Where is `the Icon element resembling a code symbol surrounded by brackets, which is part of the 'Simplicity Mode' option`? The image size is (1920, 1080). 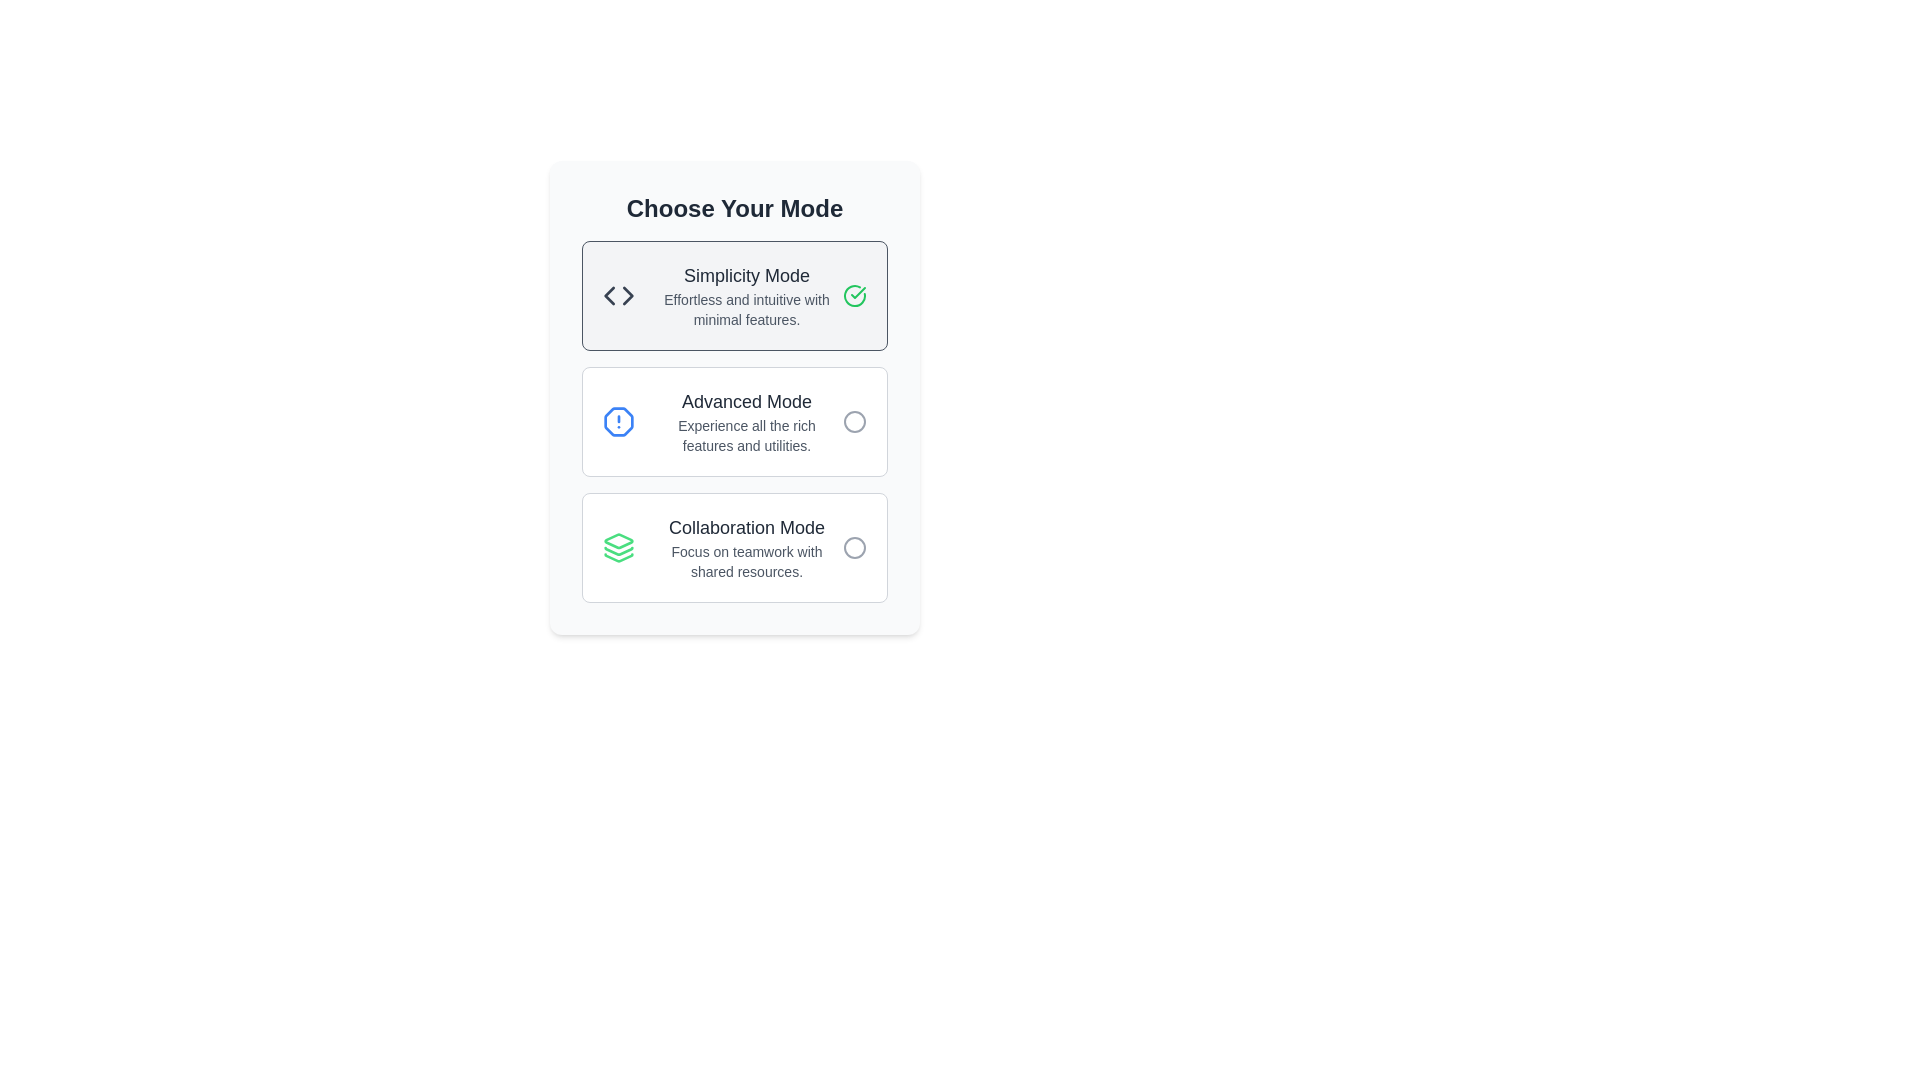 the Icon element resembling a code symbol surrounded by brackets, which is part of the 'Simplicity Mode' option is located at coordinates (618, 296).